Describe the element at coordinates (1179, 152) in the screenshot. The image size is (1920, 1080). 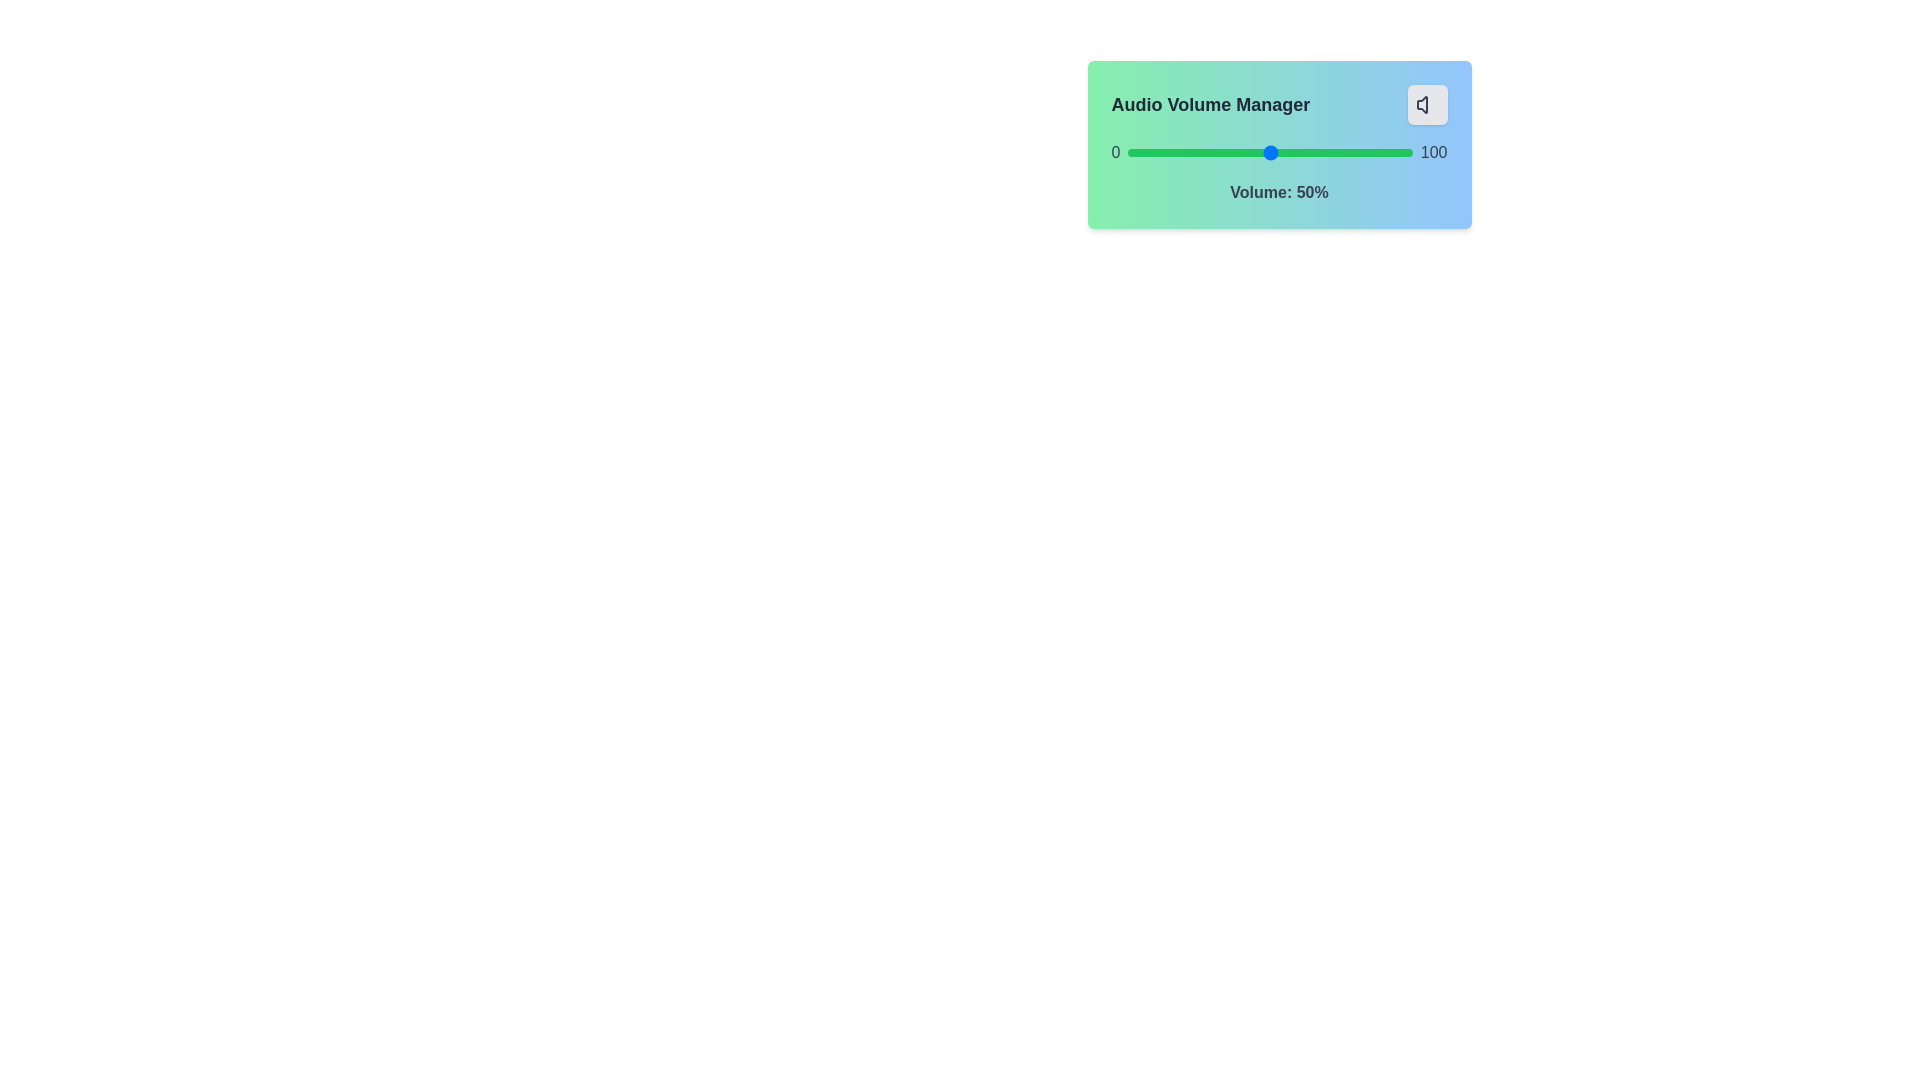
I see `the slider` at that location.